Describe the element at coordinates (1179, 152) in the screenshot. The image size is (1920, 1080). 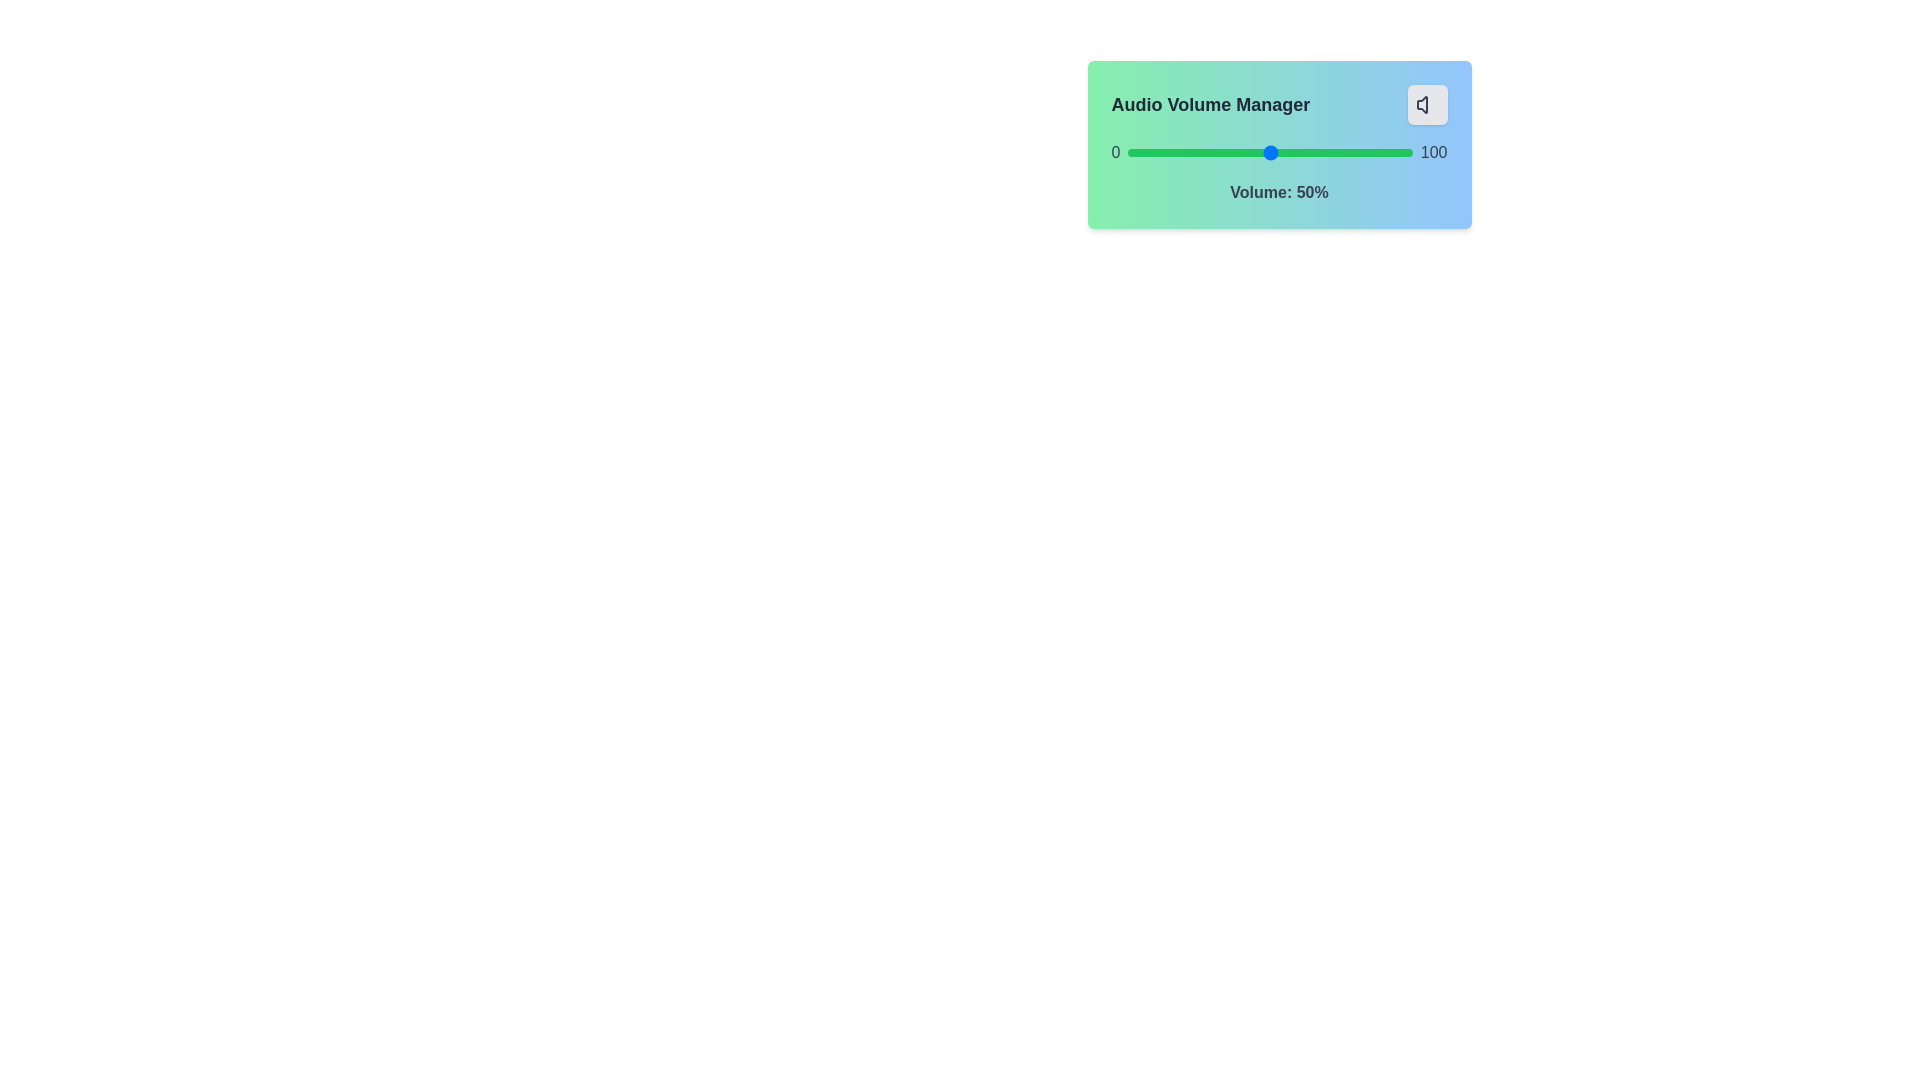
I see `the slider` at that location.